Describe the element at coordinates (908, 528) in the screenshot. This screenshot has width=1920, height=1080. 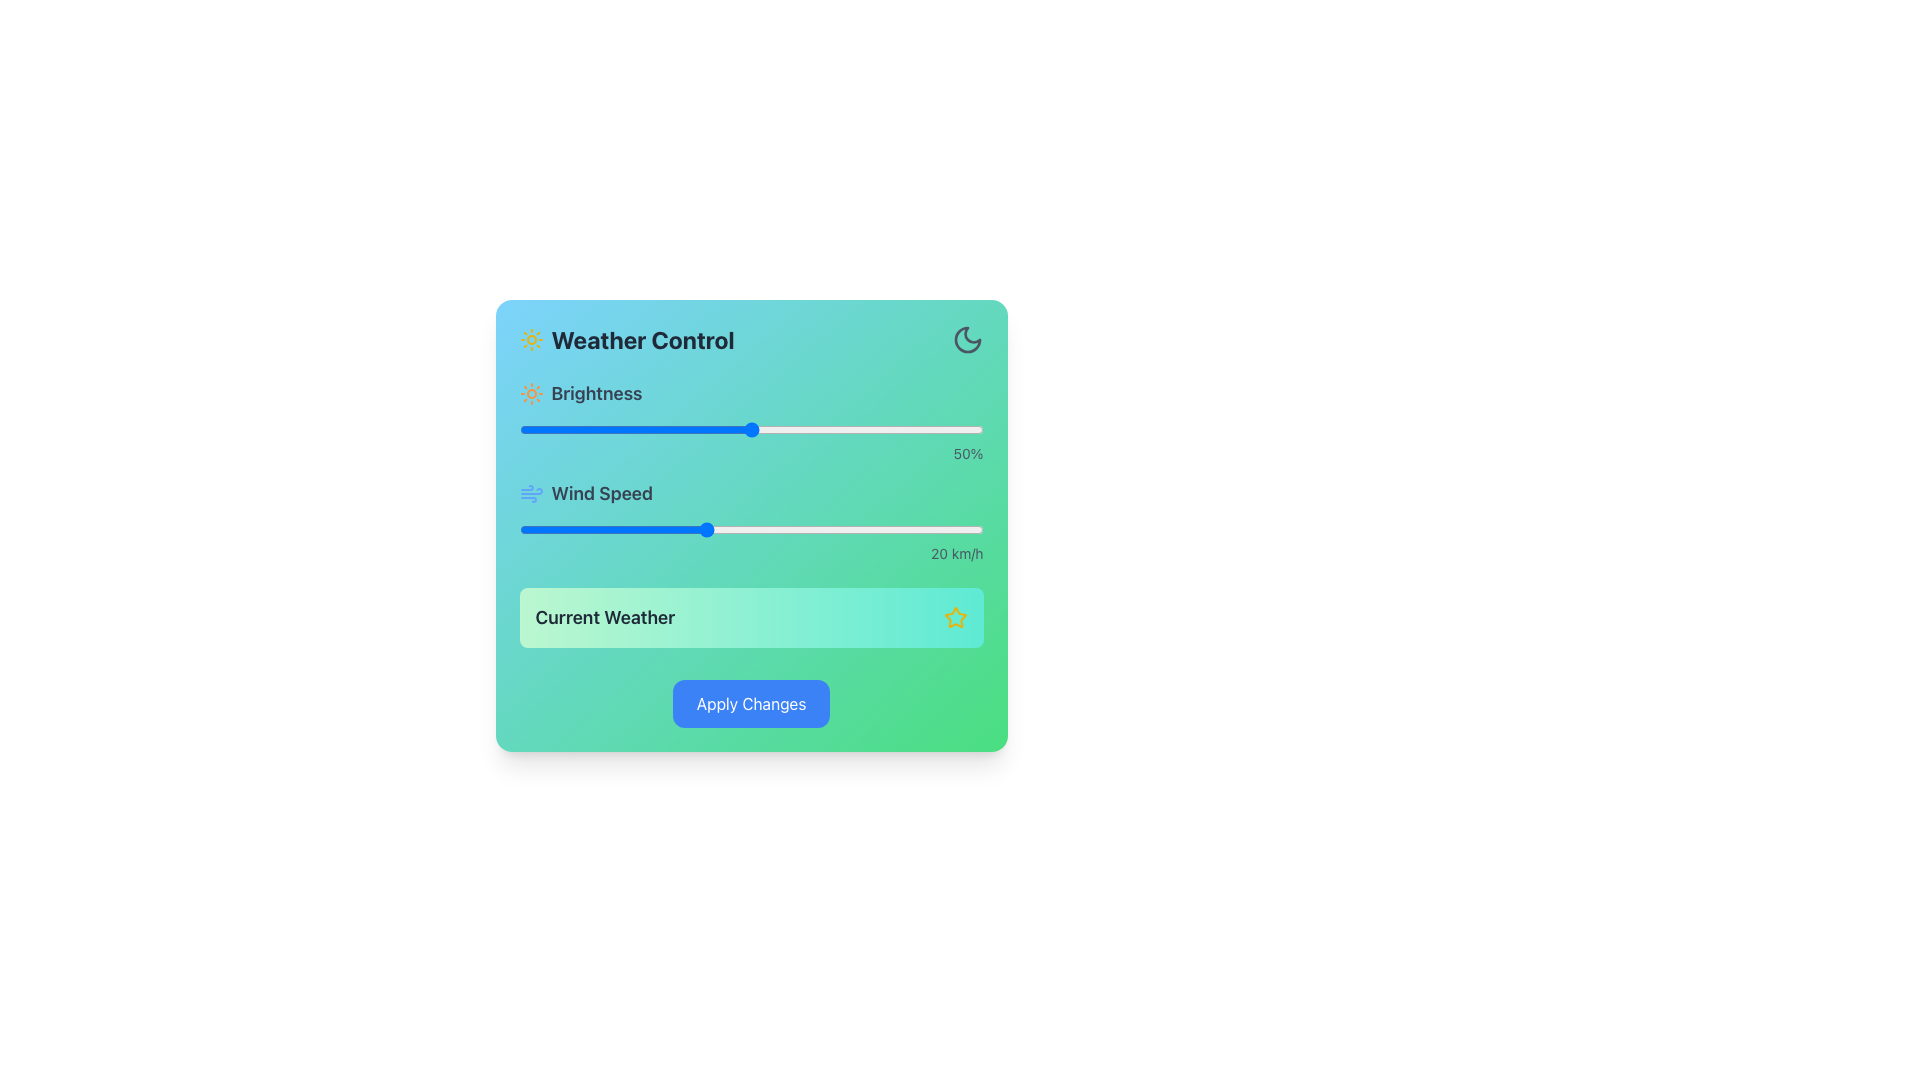
I see `the wind speed` at that location.